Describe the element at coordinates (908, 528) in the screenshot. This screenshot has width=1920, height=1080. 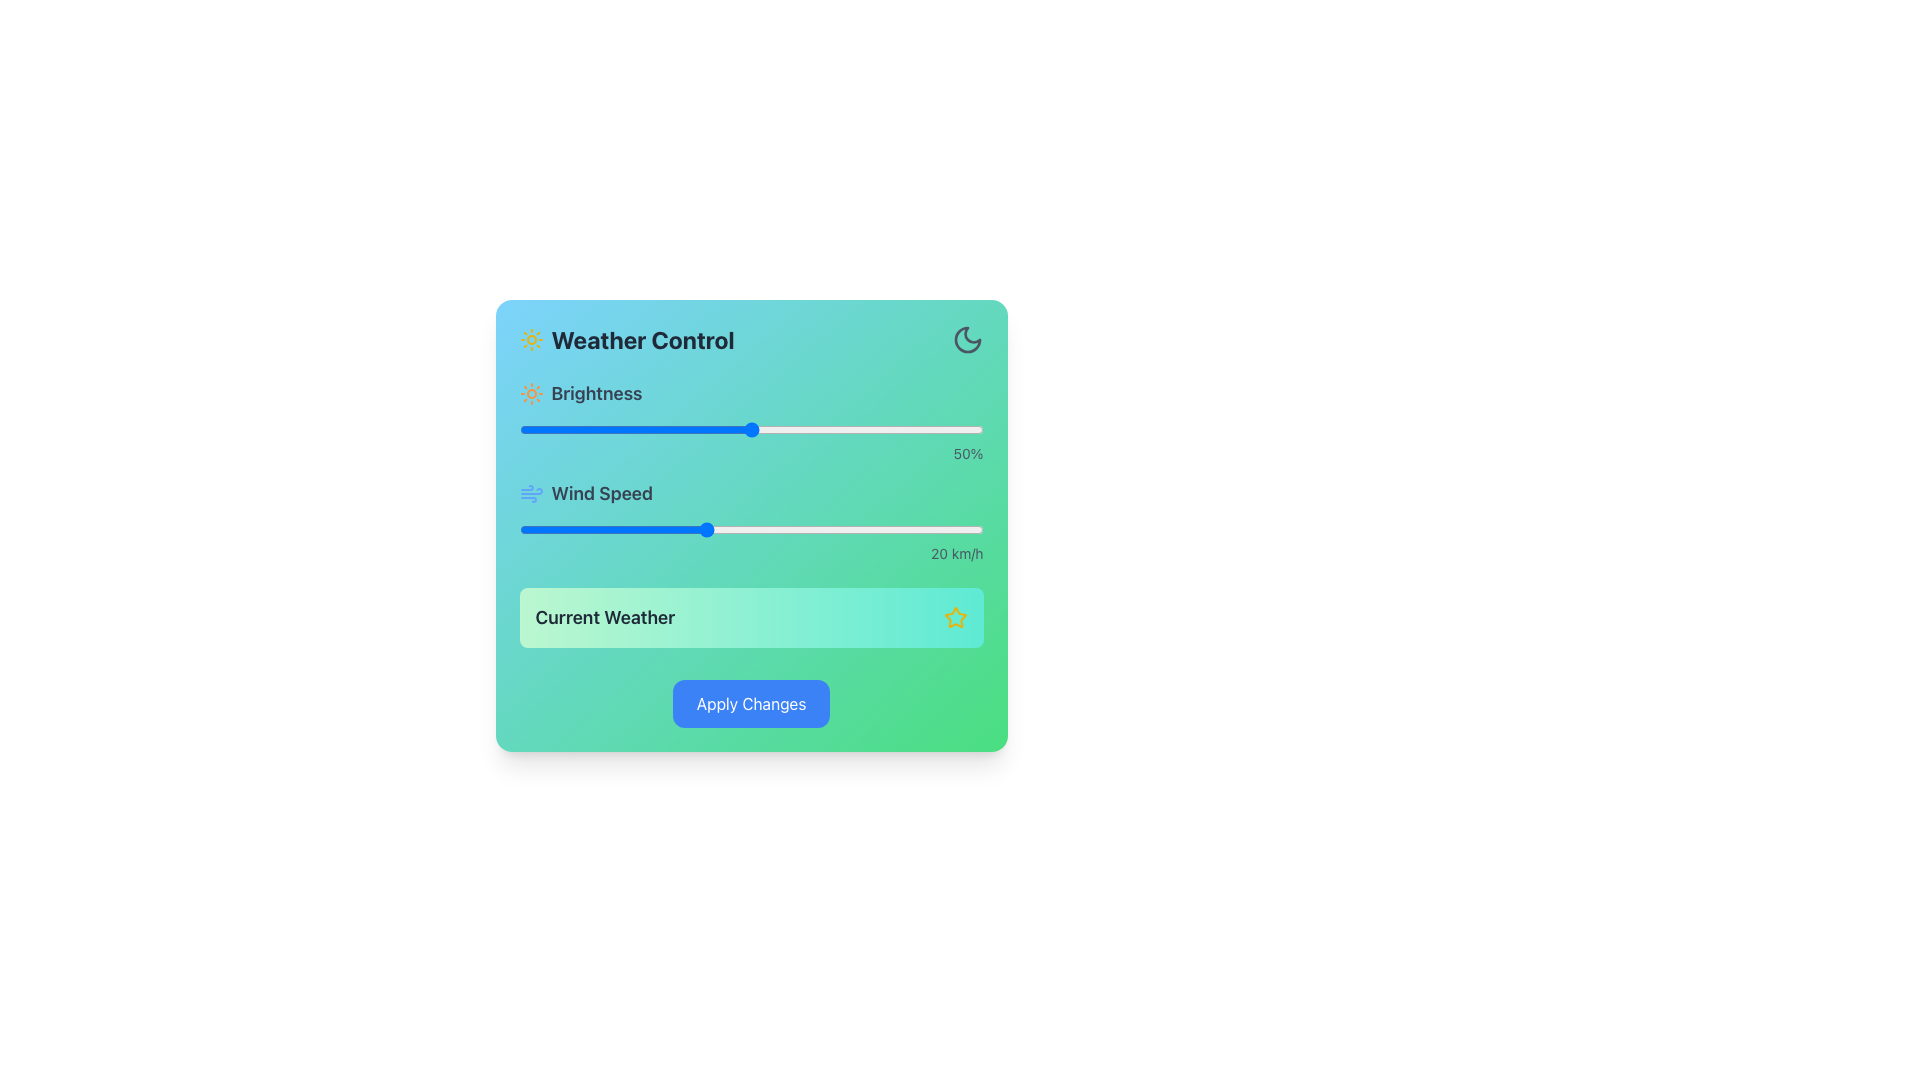
I see `the wind speed` at that location.